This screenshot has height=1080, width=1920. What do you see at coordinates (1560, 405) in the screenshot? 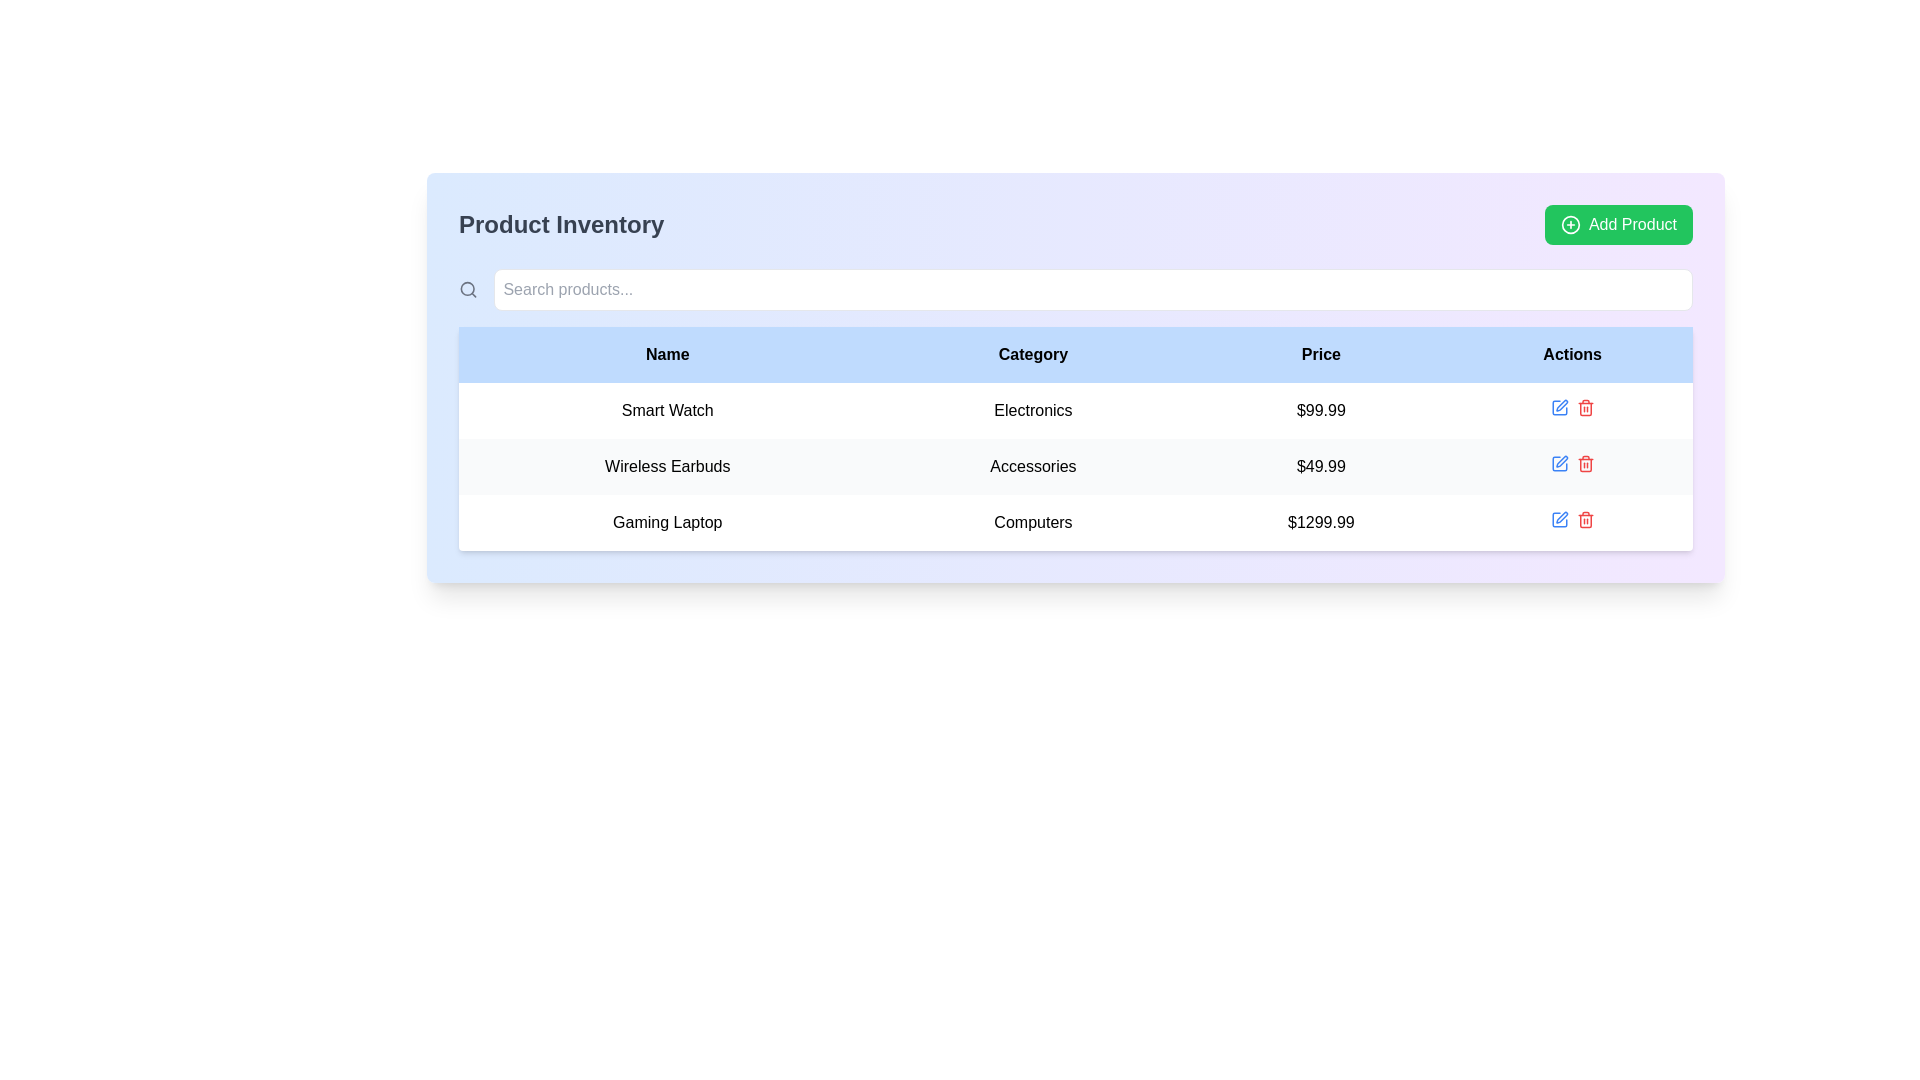
I see `the pencil-like icon in the 'Actions' column associated with 'Wireless Earbuds' to initiate editing` at bounding box center [1560, 405].